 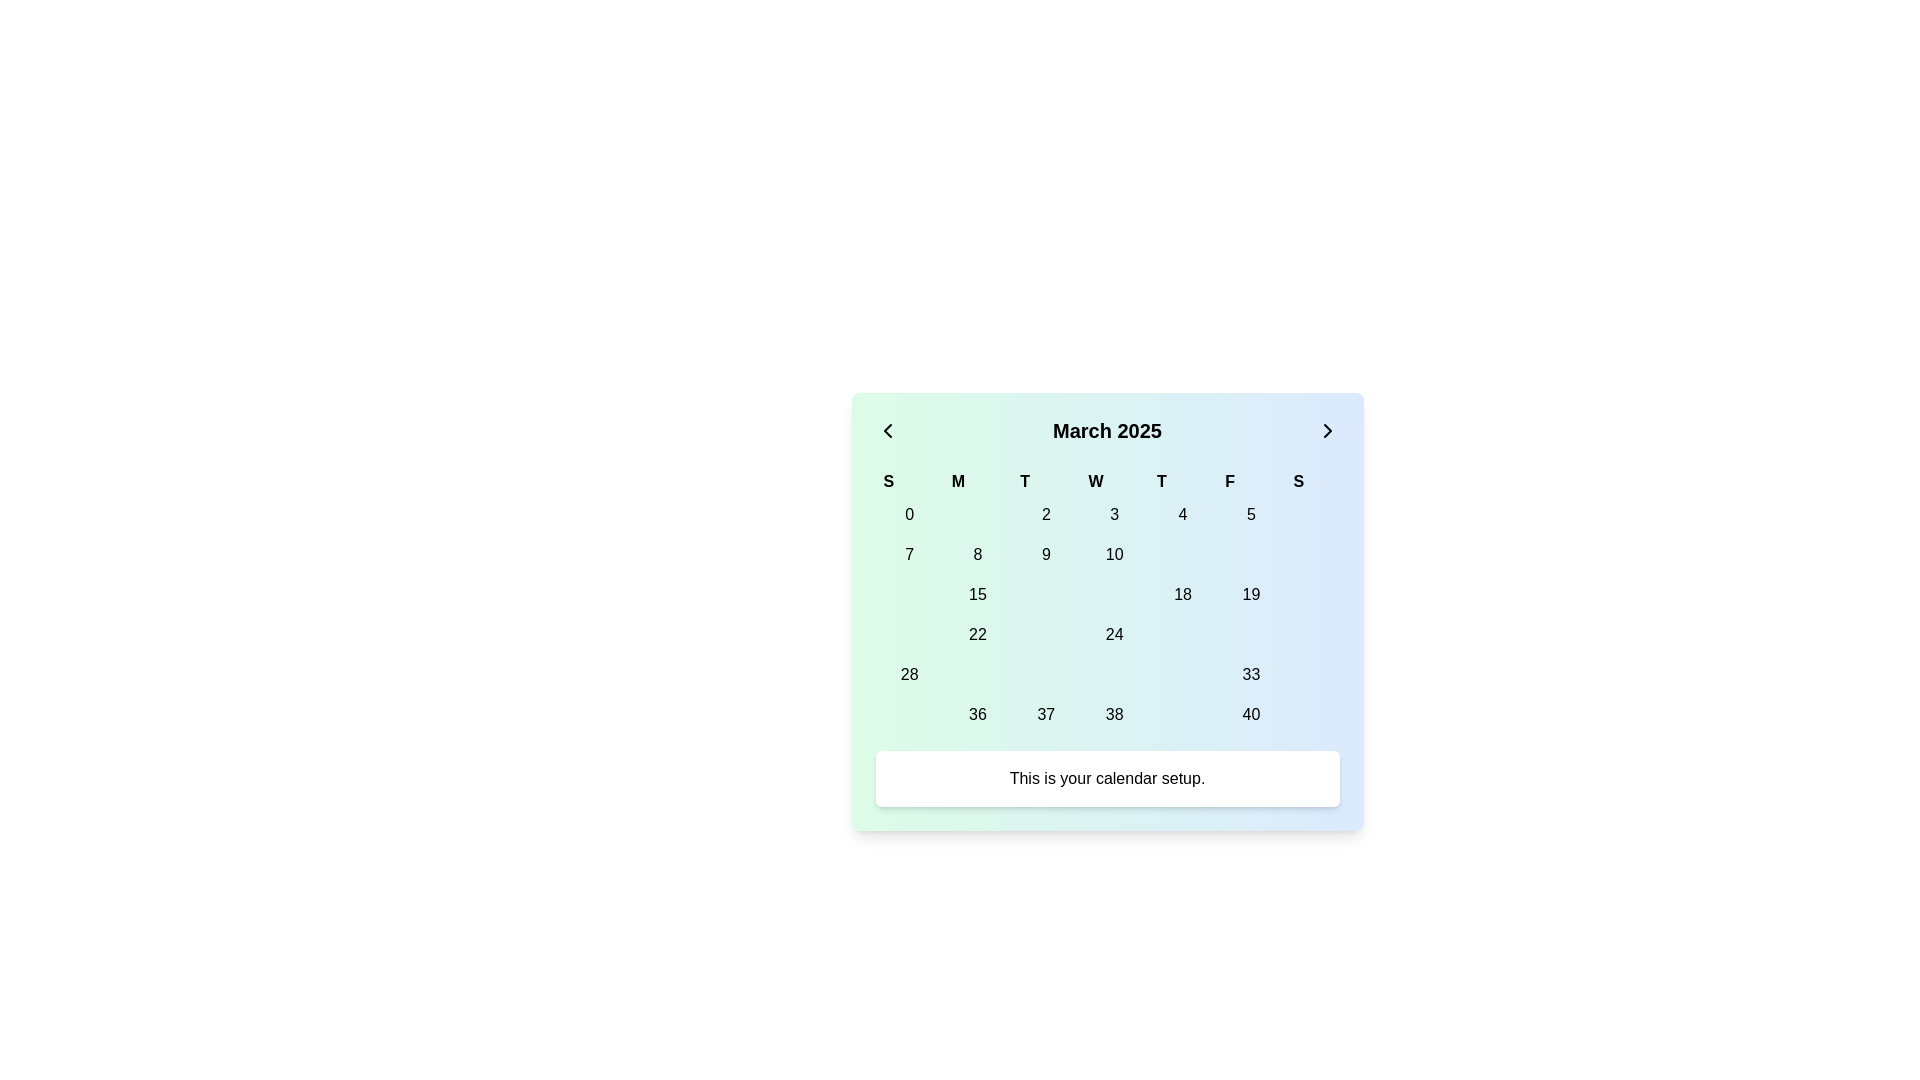 What do you see at coordinates (1113, 713) in the screenshot?
I see `the text label displaying '38', which is the fourth element in the row of dates in the calendar grid for March 2025` at bounding box center [1113, 713].